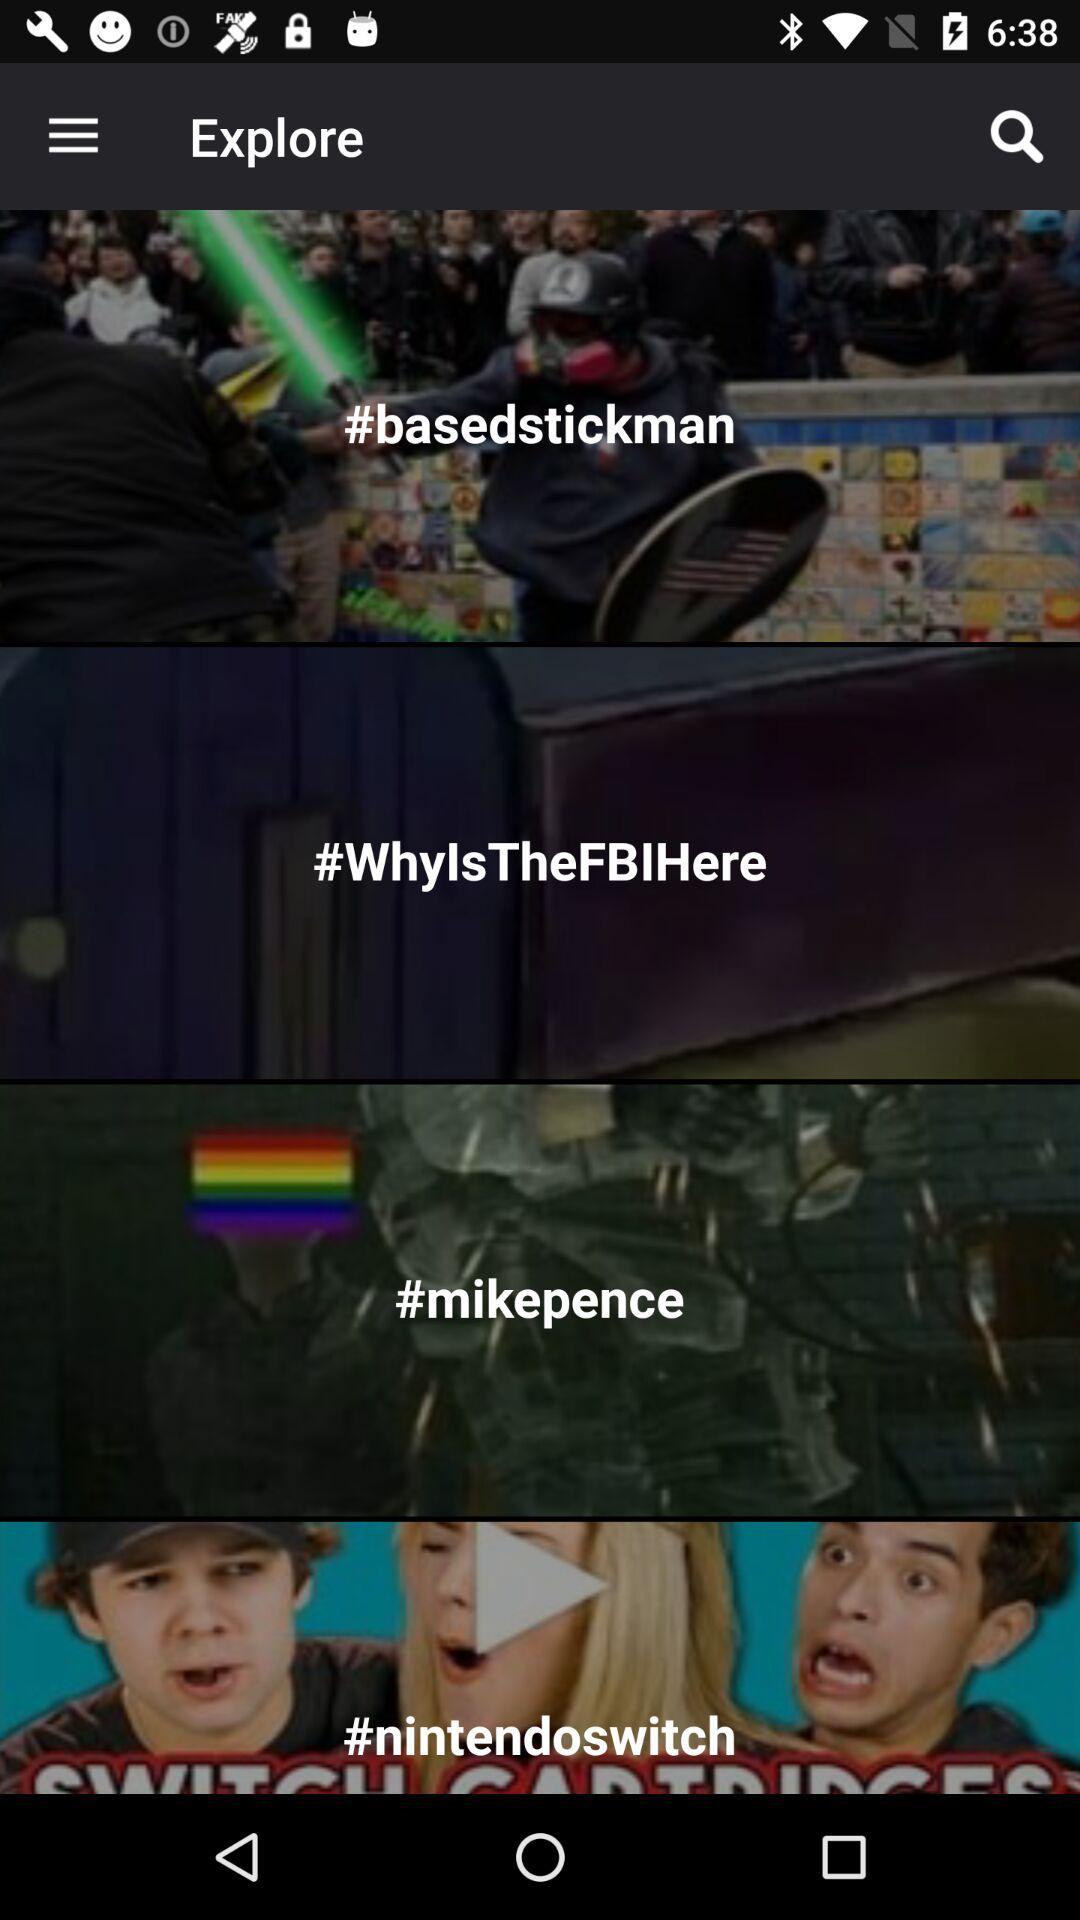 The image size is (1080, 1920). I want to click on the icon next to explore item, so click(72, 135).